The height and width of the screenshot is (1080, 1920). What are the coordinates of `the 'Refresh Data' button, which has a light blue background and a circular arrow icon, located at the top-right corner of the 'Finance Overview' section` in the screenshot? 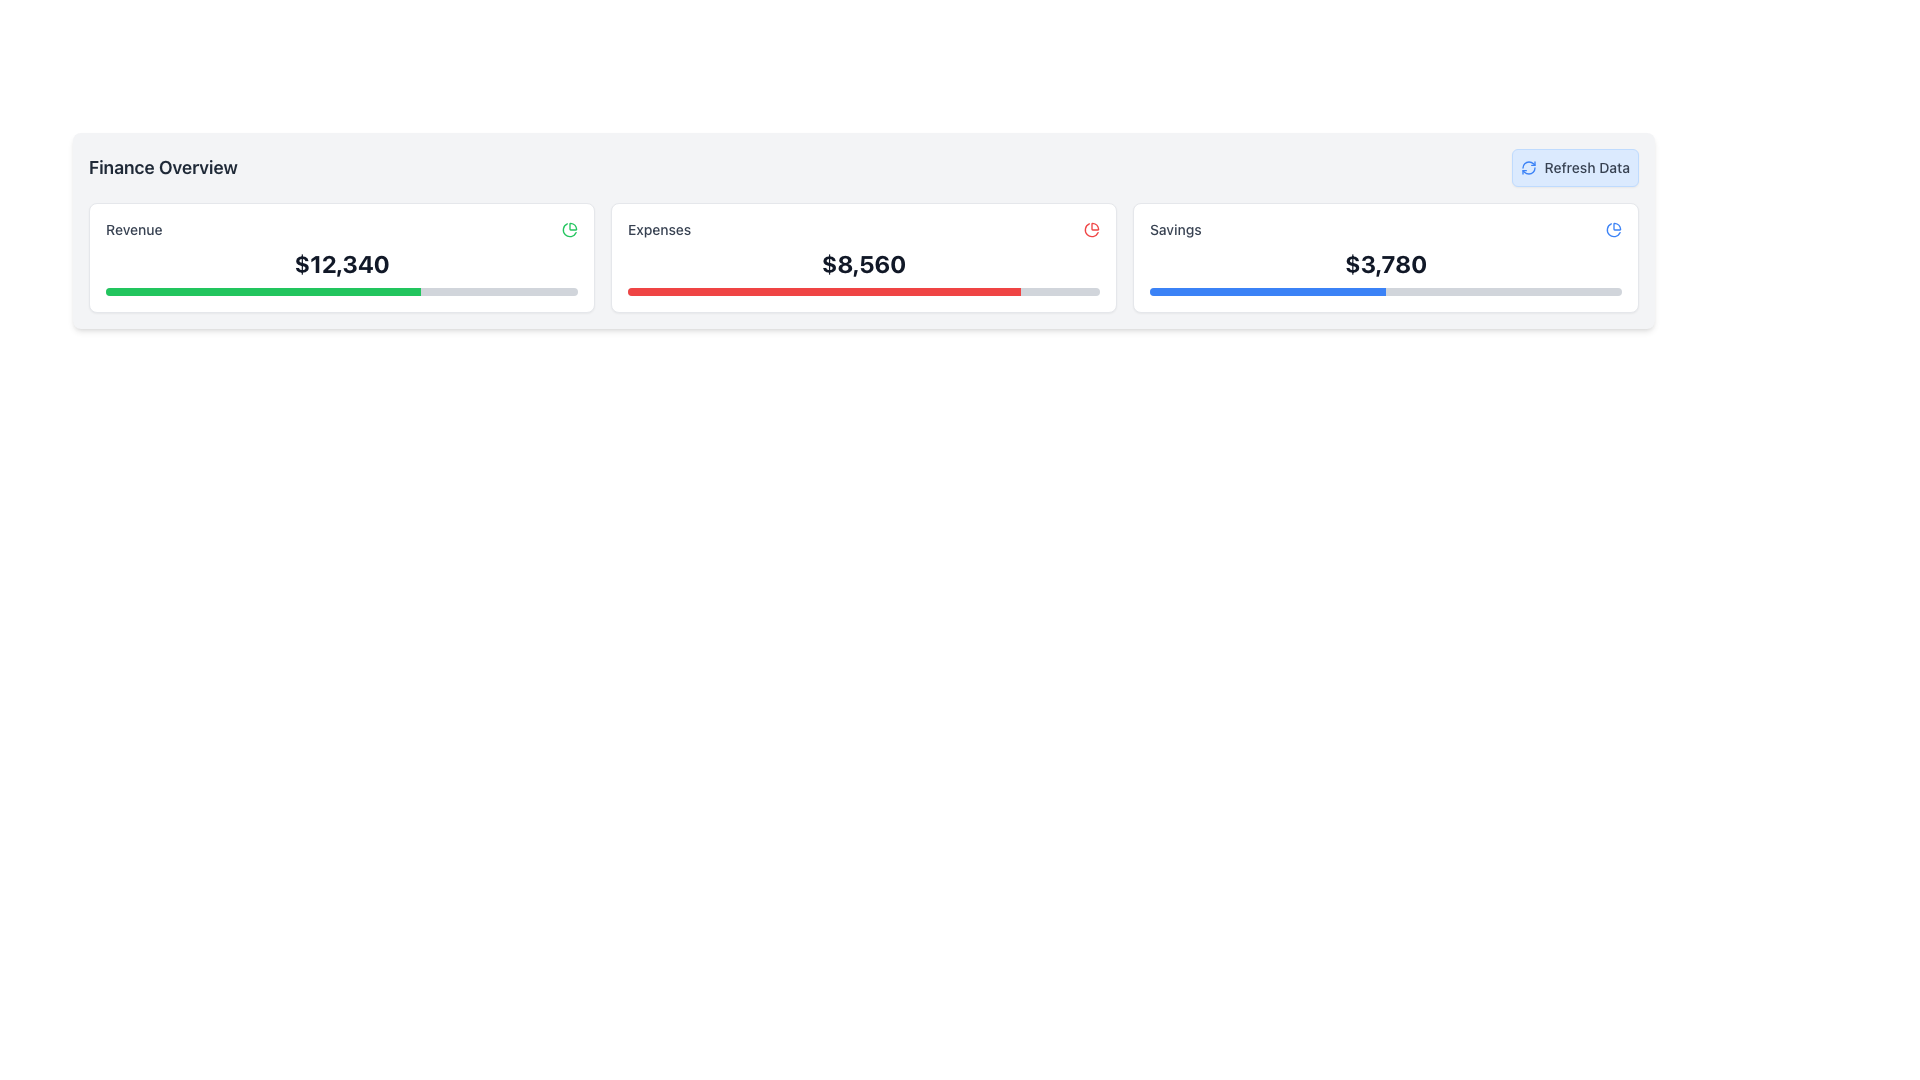 It's located at (1574, 167).